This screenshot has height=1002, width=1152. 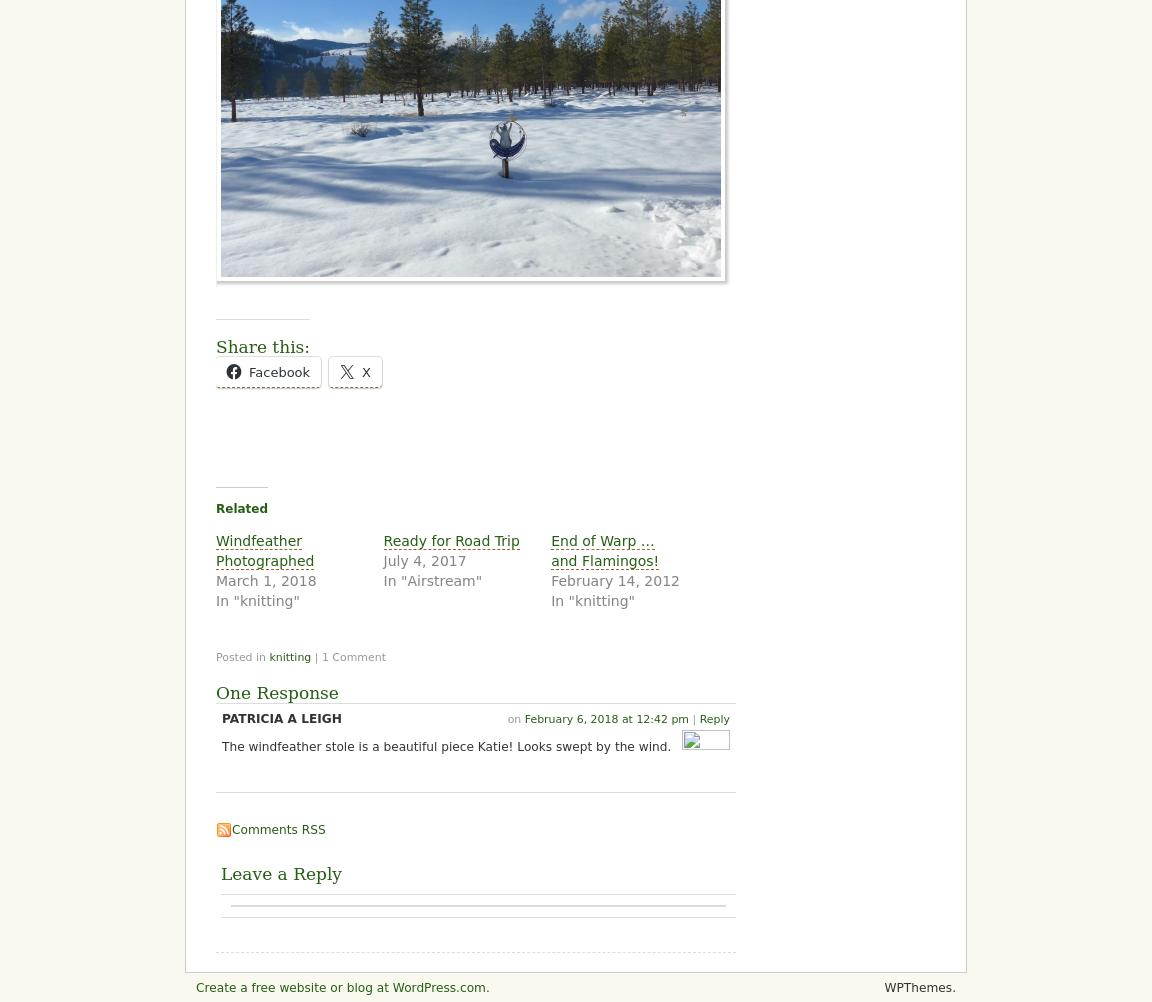 What do you see at coordinates (278, 827) in the screenshot?
I see `'Comments RSS'` at bounding box center [278, 827].